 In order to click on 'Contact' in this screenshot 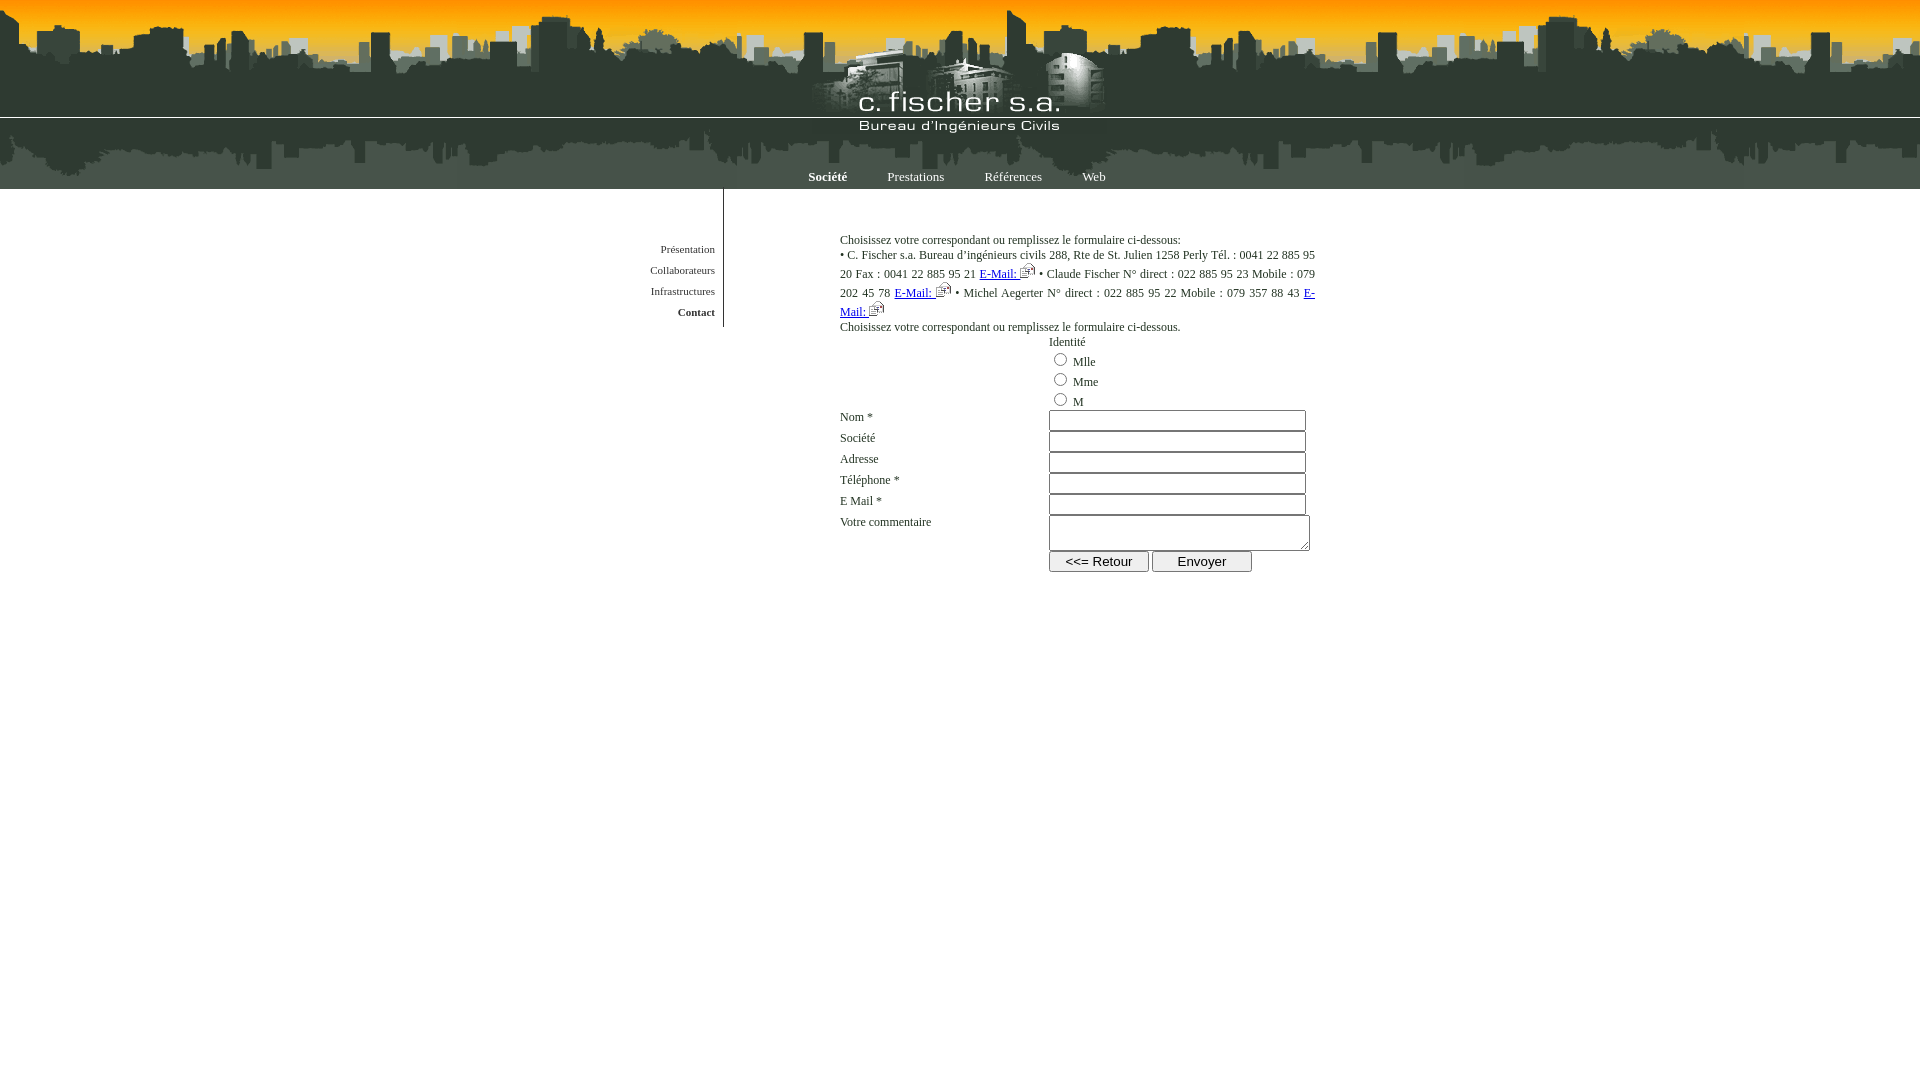, I will do `click(660, 312)`.